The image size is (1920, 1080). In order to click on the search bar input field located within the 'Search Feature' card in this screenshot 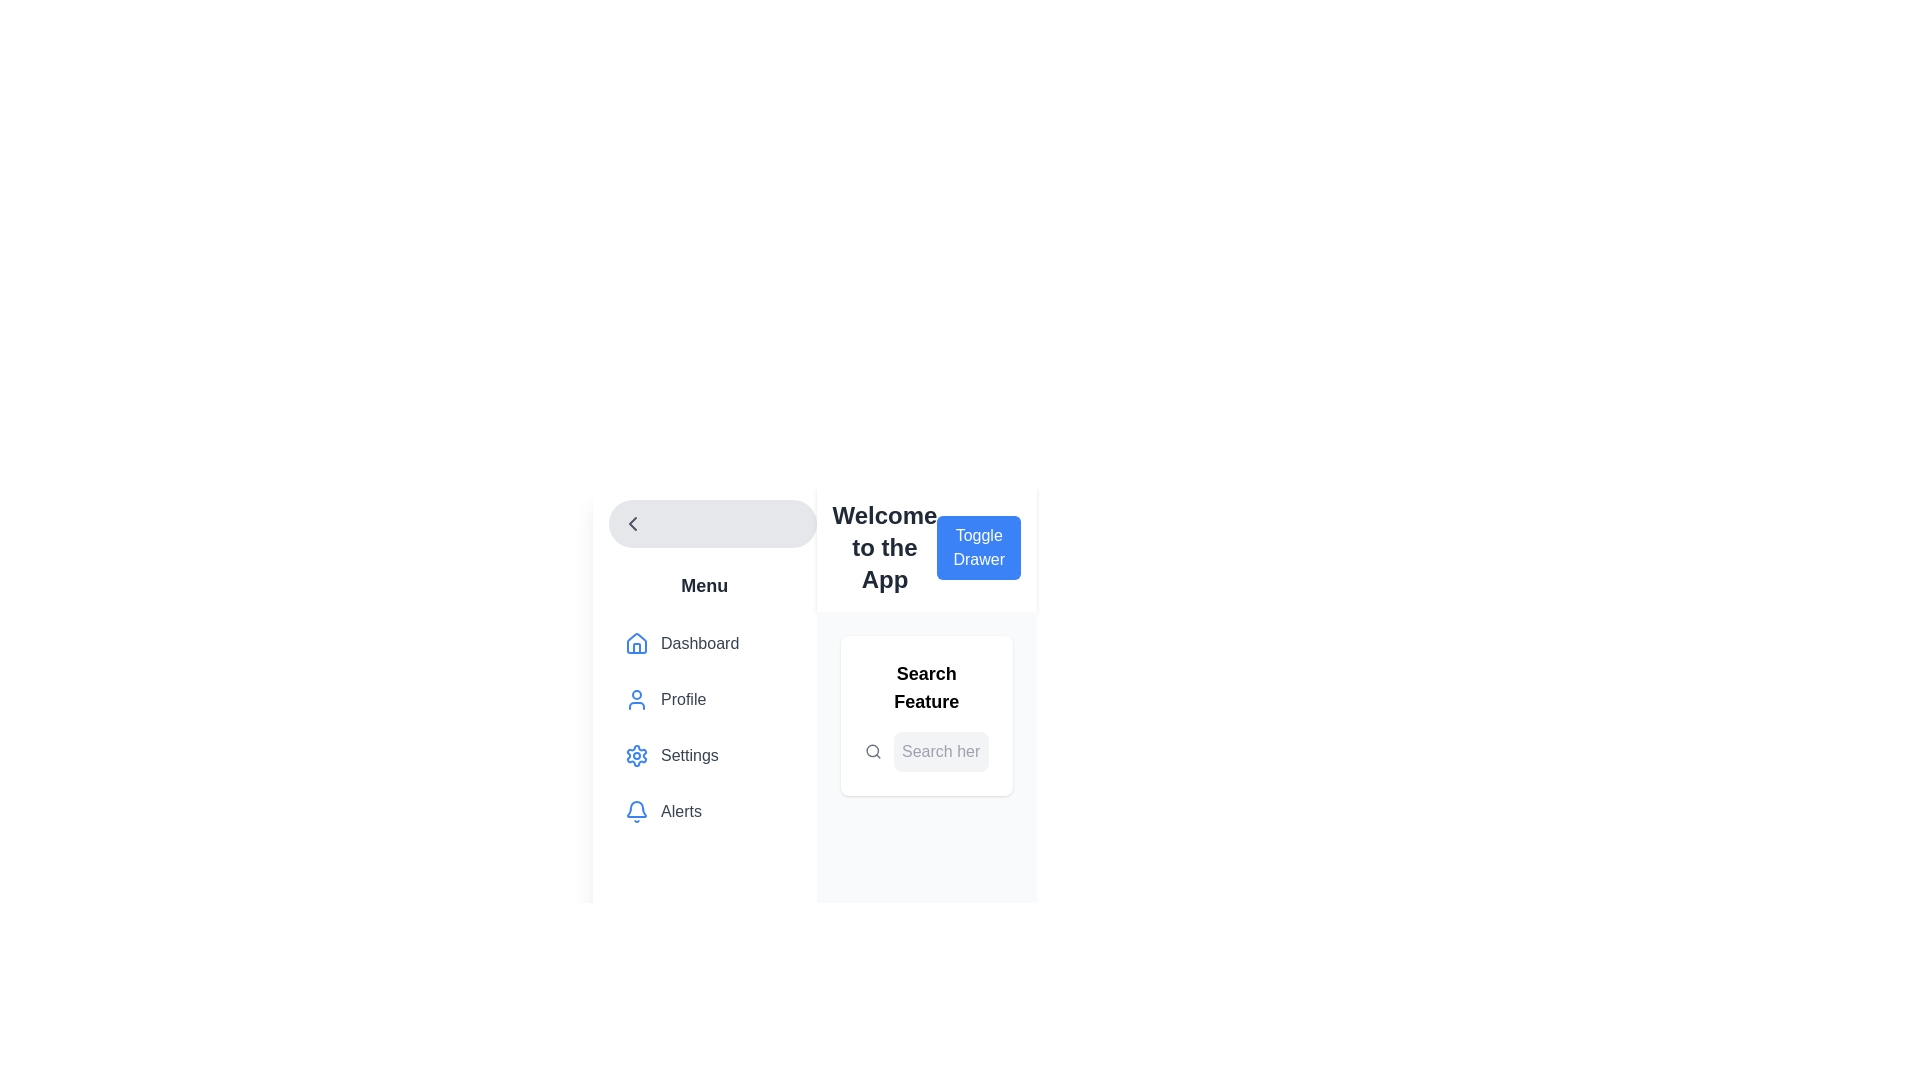, I will do `click(925, 752)`.